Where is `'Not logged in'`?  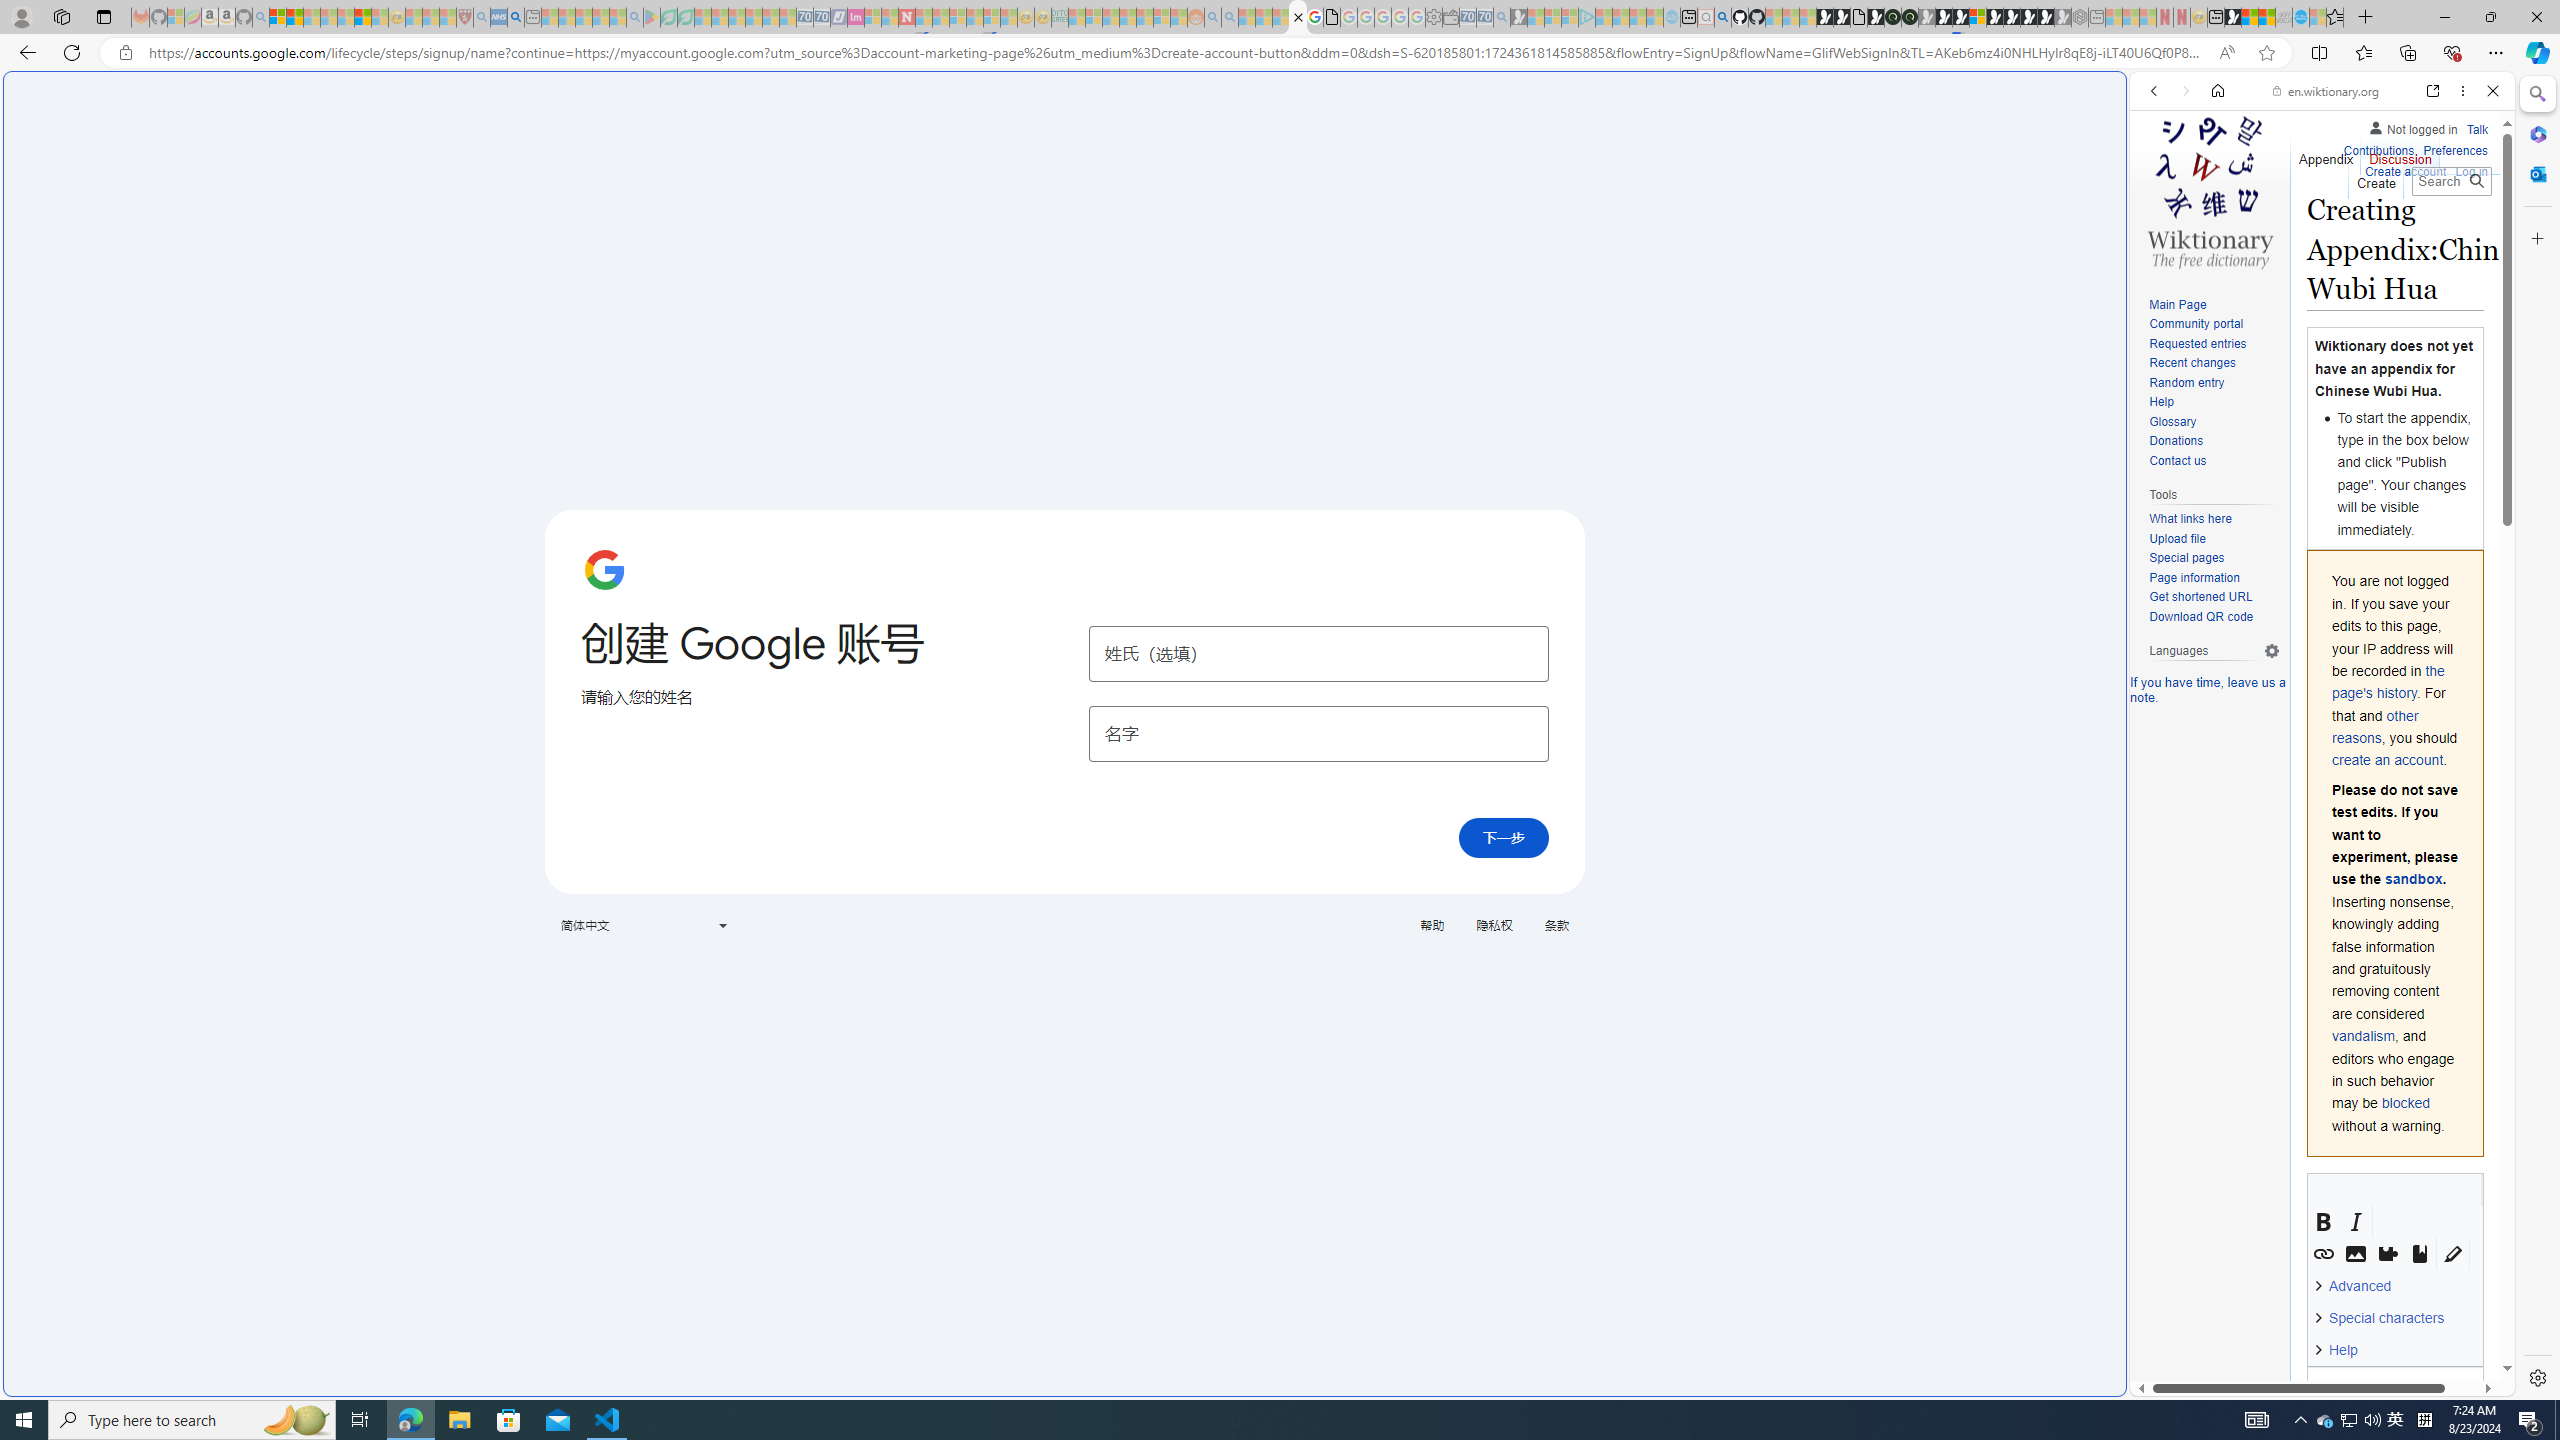
'Not logged in' is located at coordinates (2412, 126).